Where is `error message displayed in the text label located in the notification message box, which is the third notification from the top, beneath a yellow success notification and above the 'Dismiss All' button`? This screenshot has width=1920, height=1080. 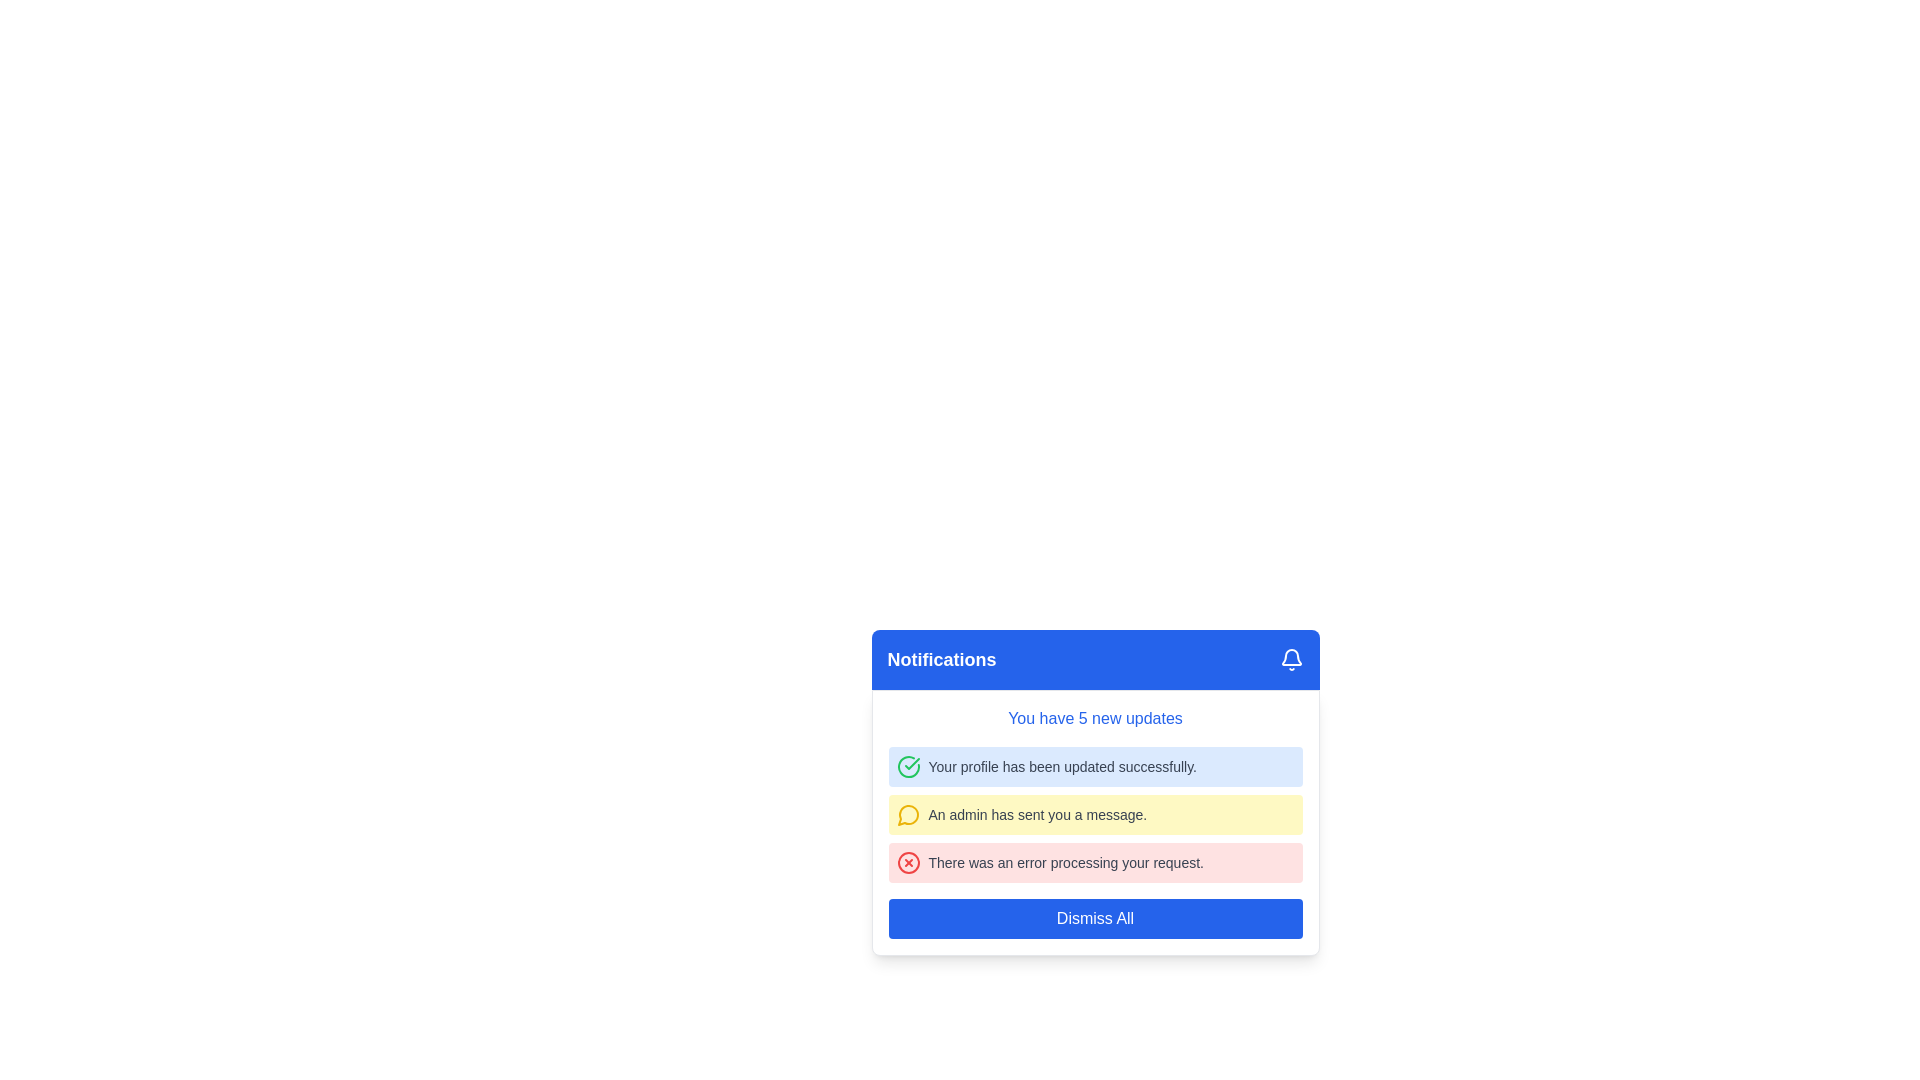
error message displayed in the text label located in the notification message box, which is the third notification from the top, beneath a yellow success notification and above the 'Dismiss All' button is located at coordinates (1065, 862).